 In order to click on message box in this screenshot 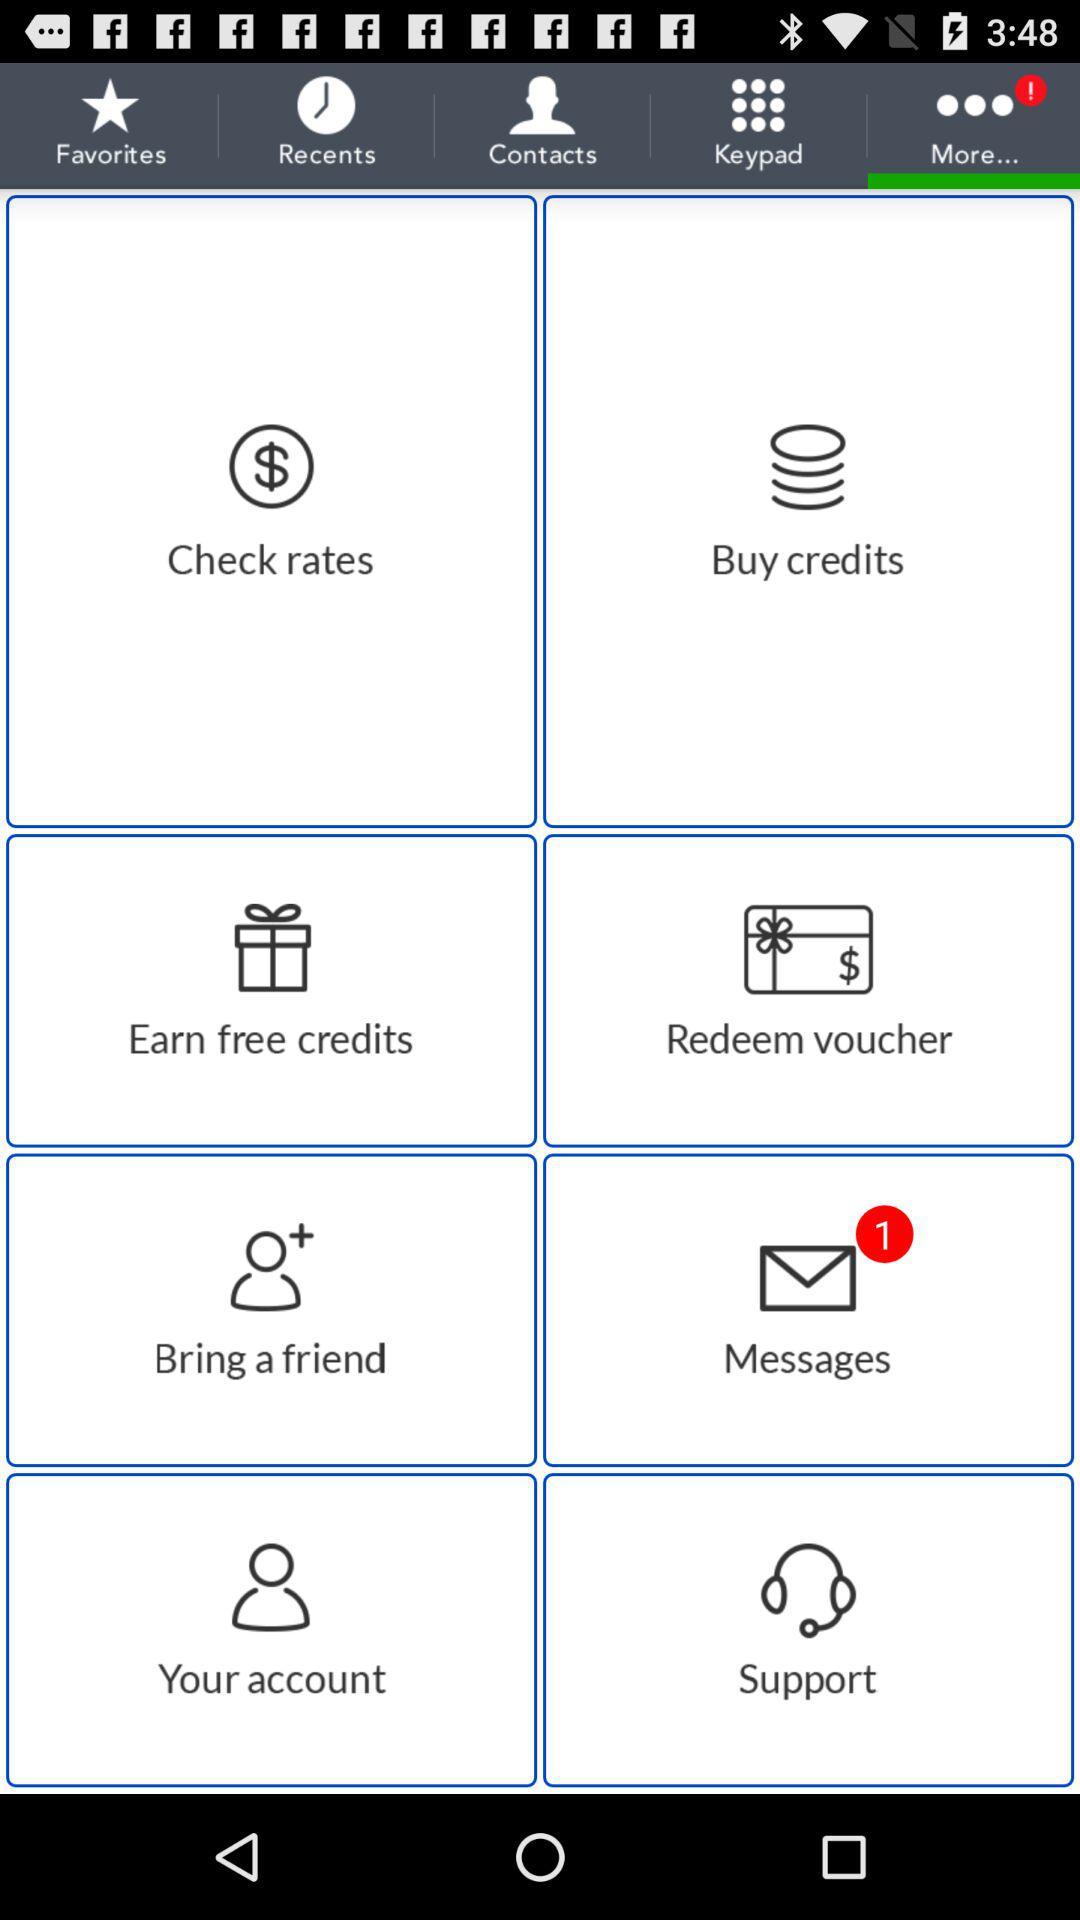, I will do `click(807, 1310)`.